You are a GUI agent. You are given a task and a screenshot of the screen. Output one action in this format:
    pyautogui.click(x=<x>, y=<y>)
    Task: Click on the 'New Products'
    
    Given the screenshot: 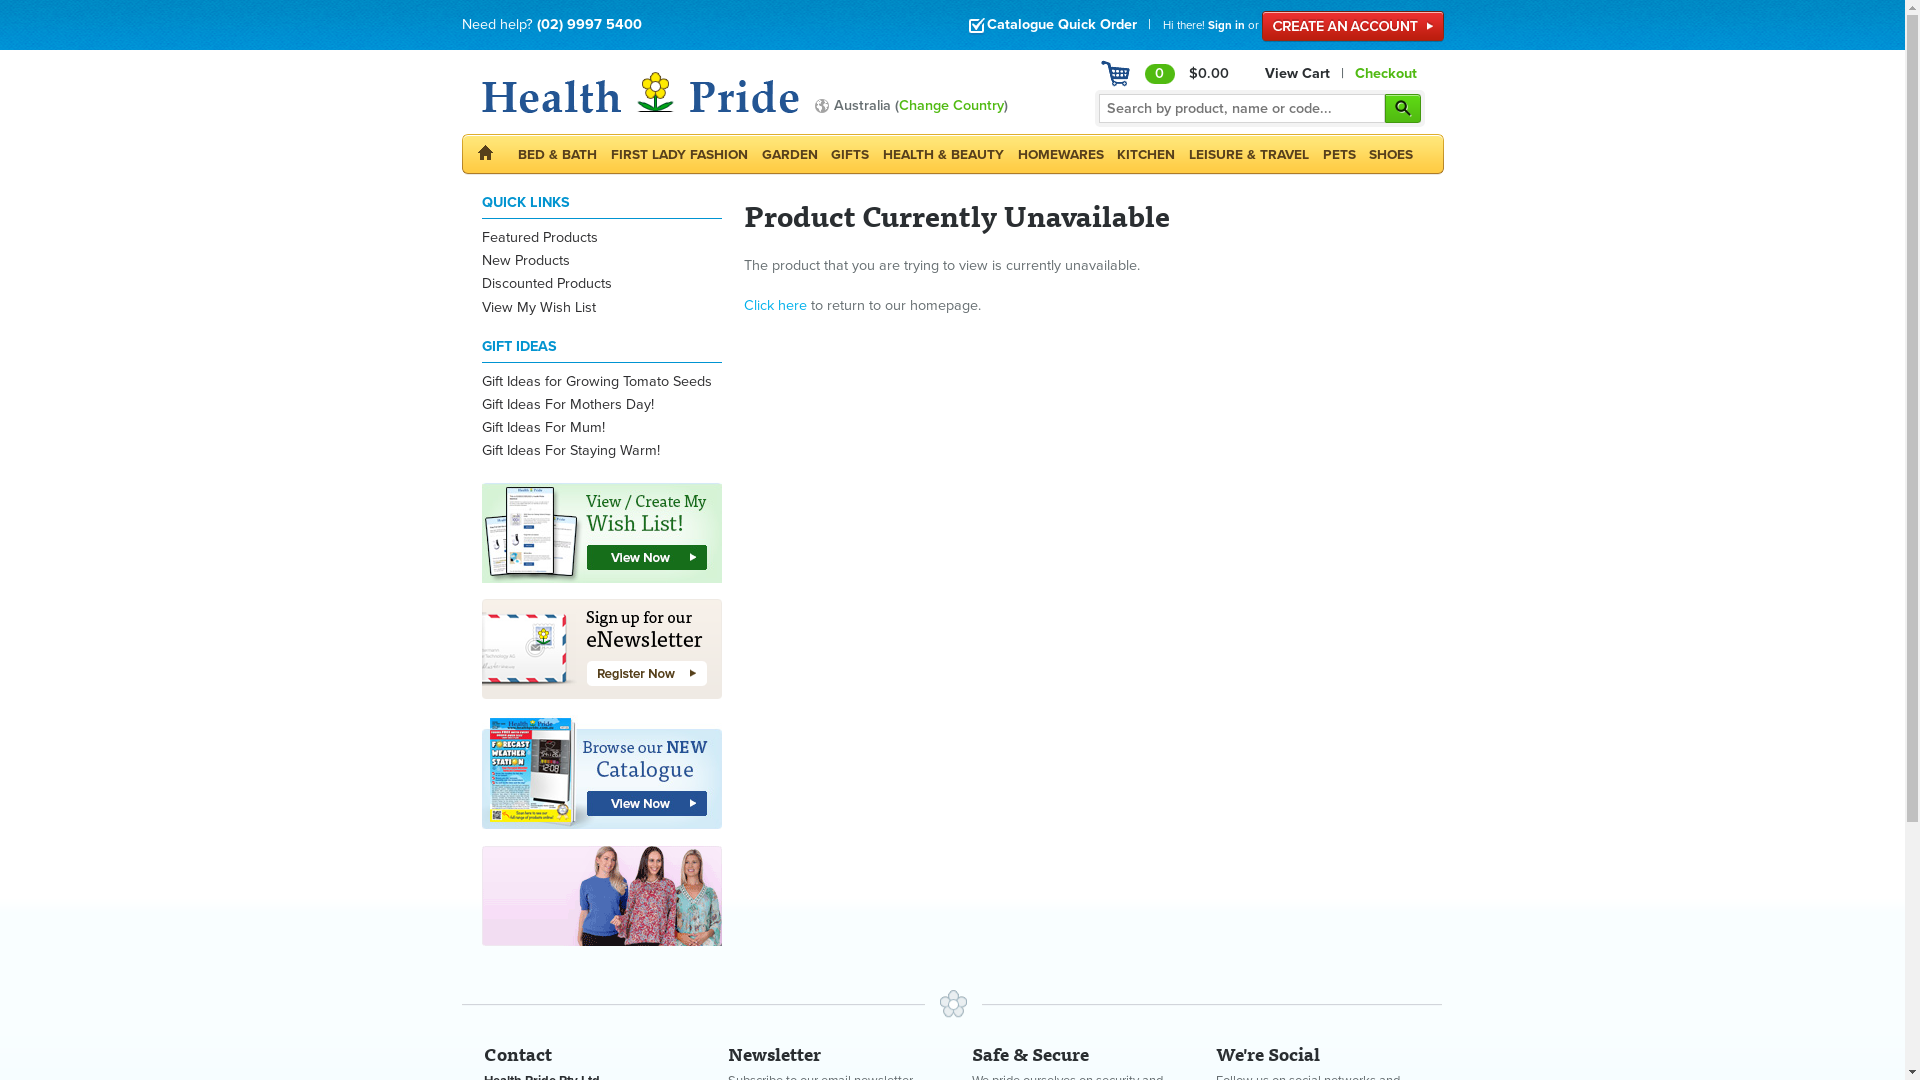 What is the action you would take?
    pyautogui.click(x=526, y=259)
    